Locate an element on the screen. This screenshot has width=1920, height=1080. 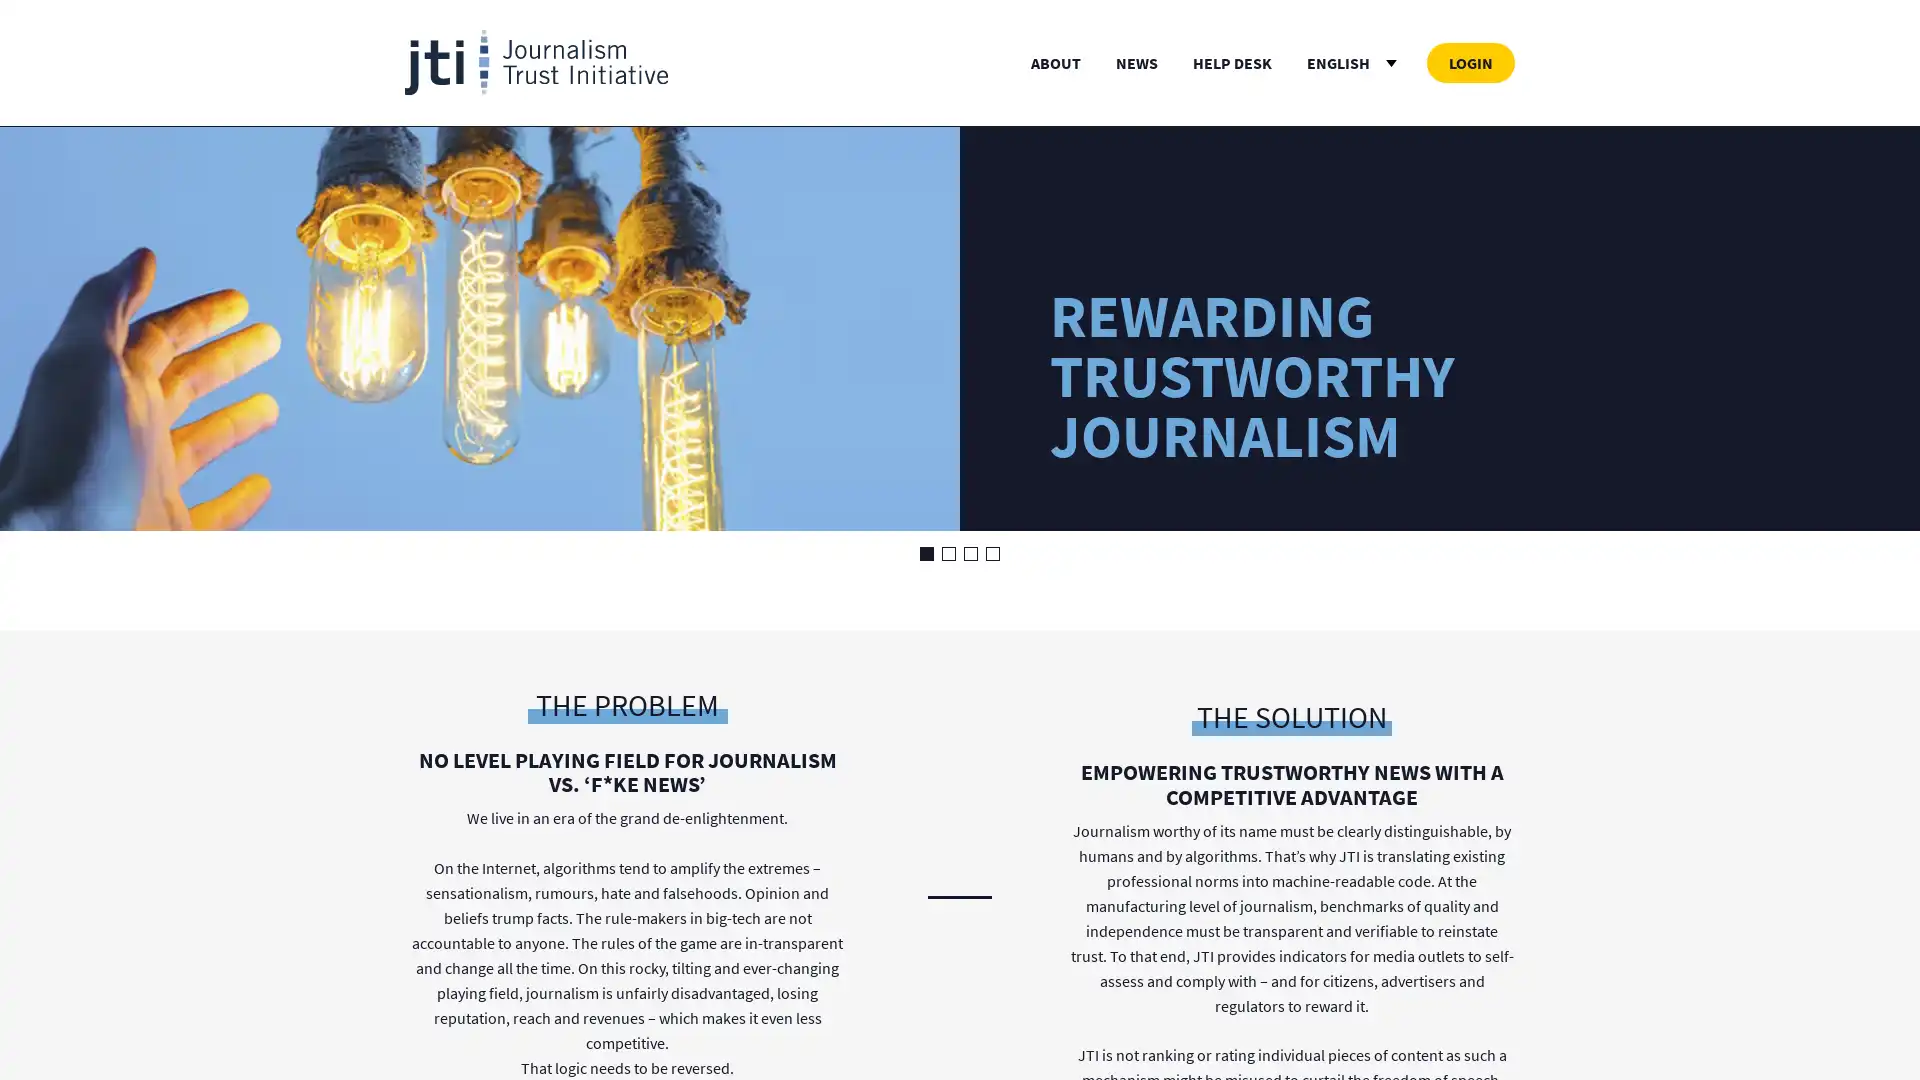
Go to slide 3 is located at coordinates (970, 554).